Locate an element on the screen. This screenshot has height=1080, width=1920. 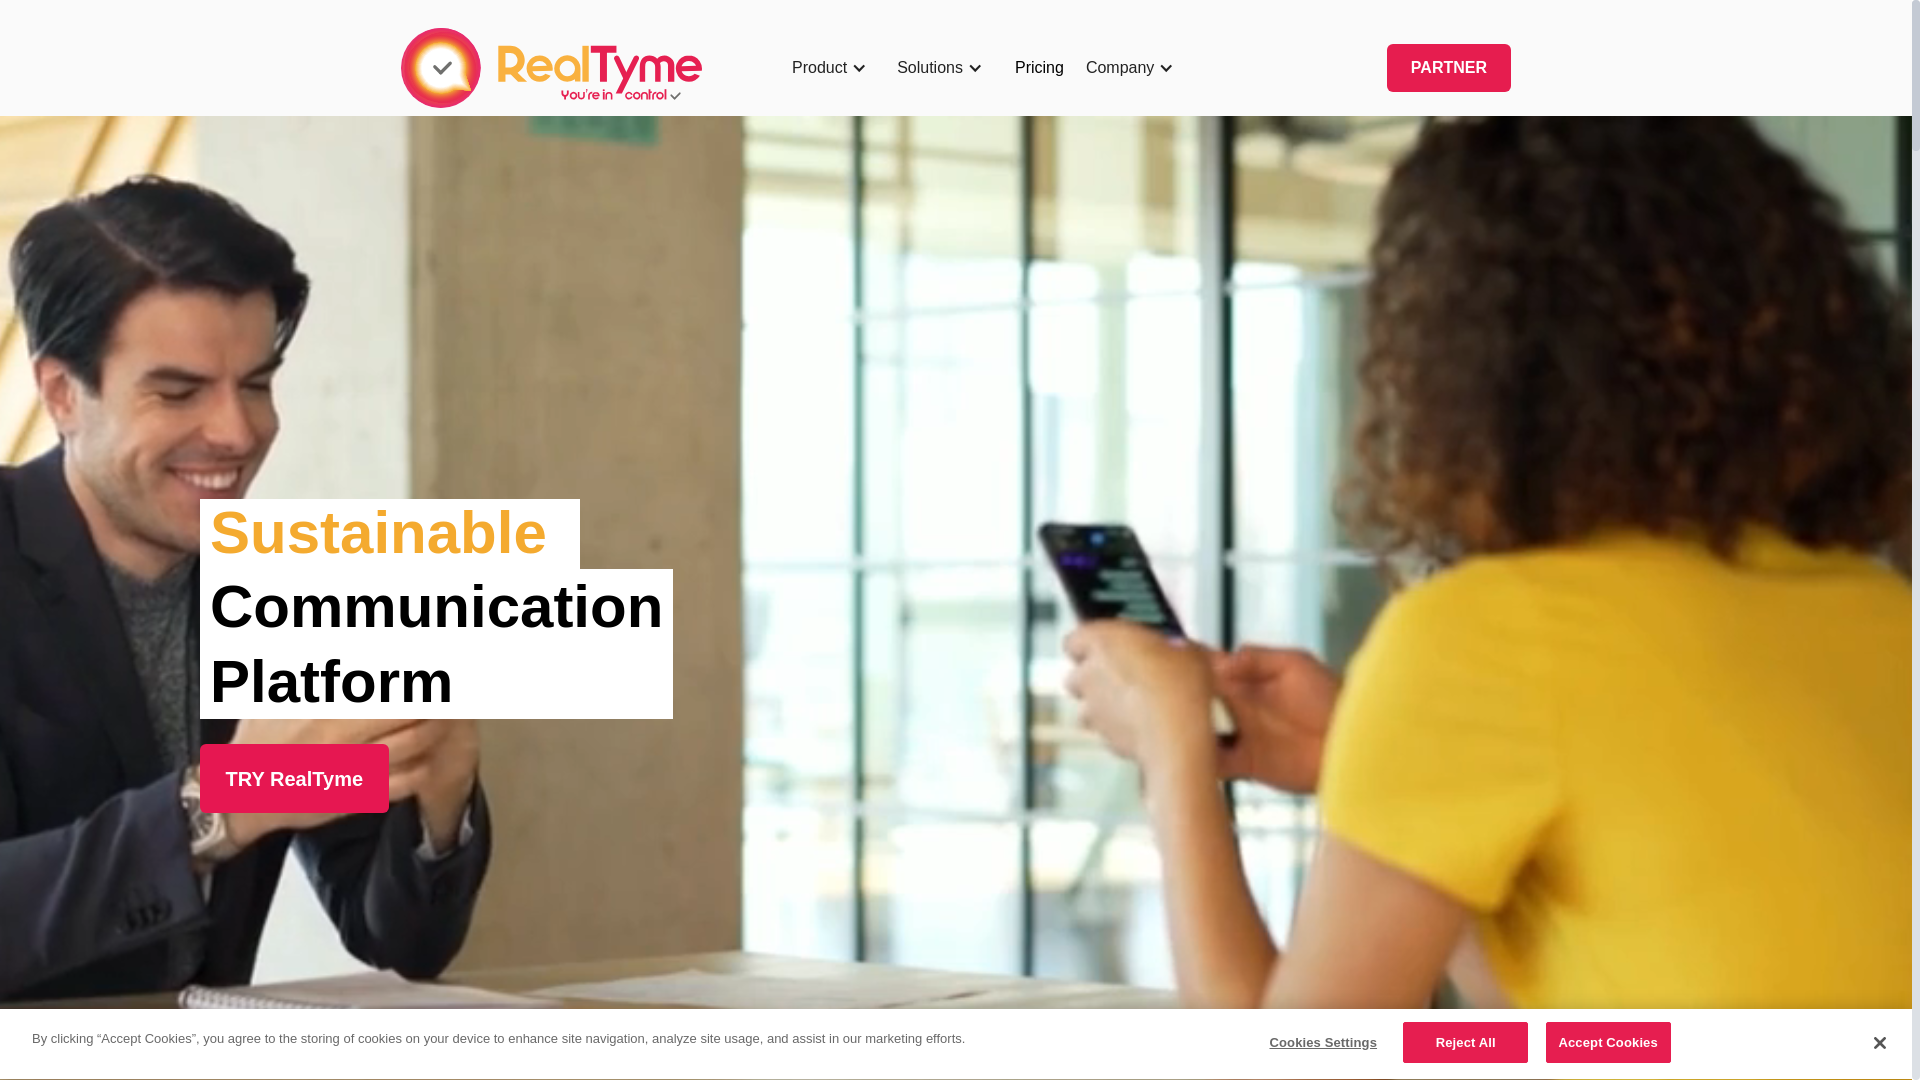
'Accept Cookies' is located at coordinates (1608, 1041).